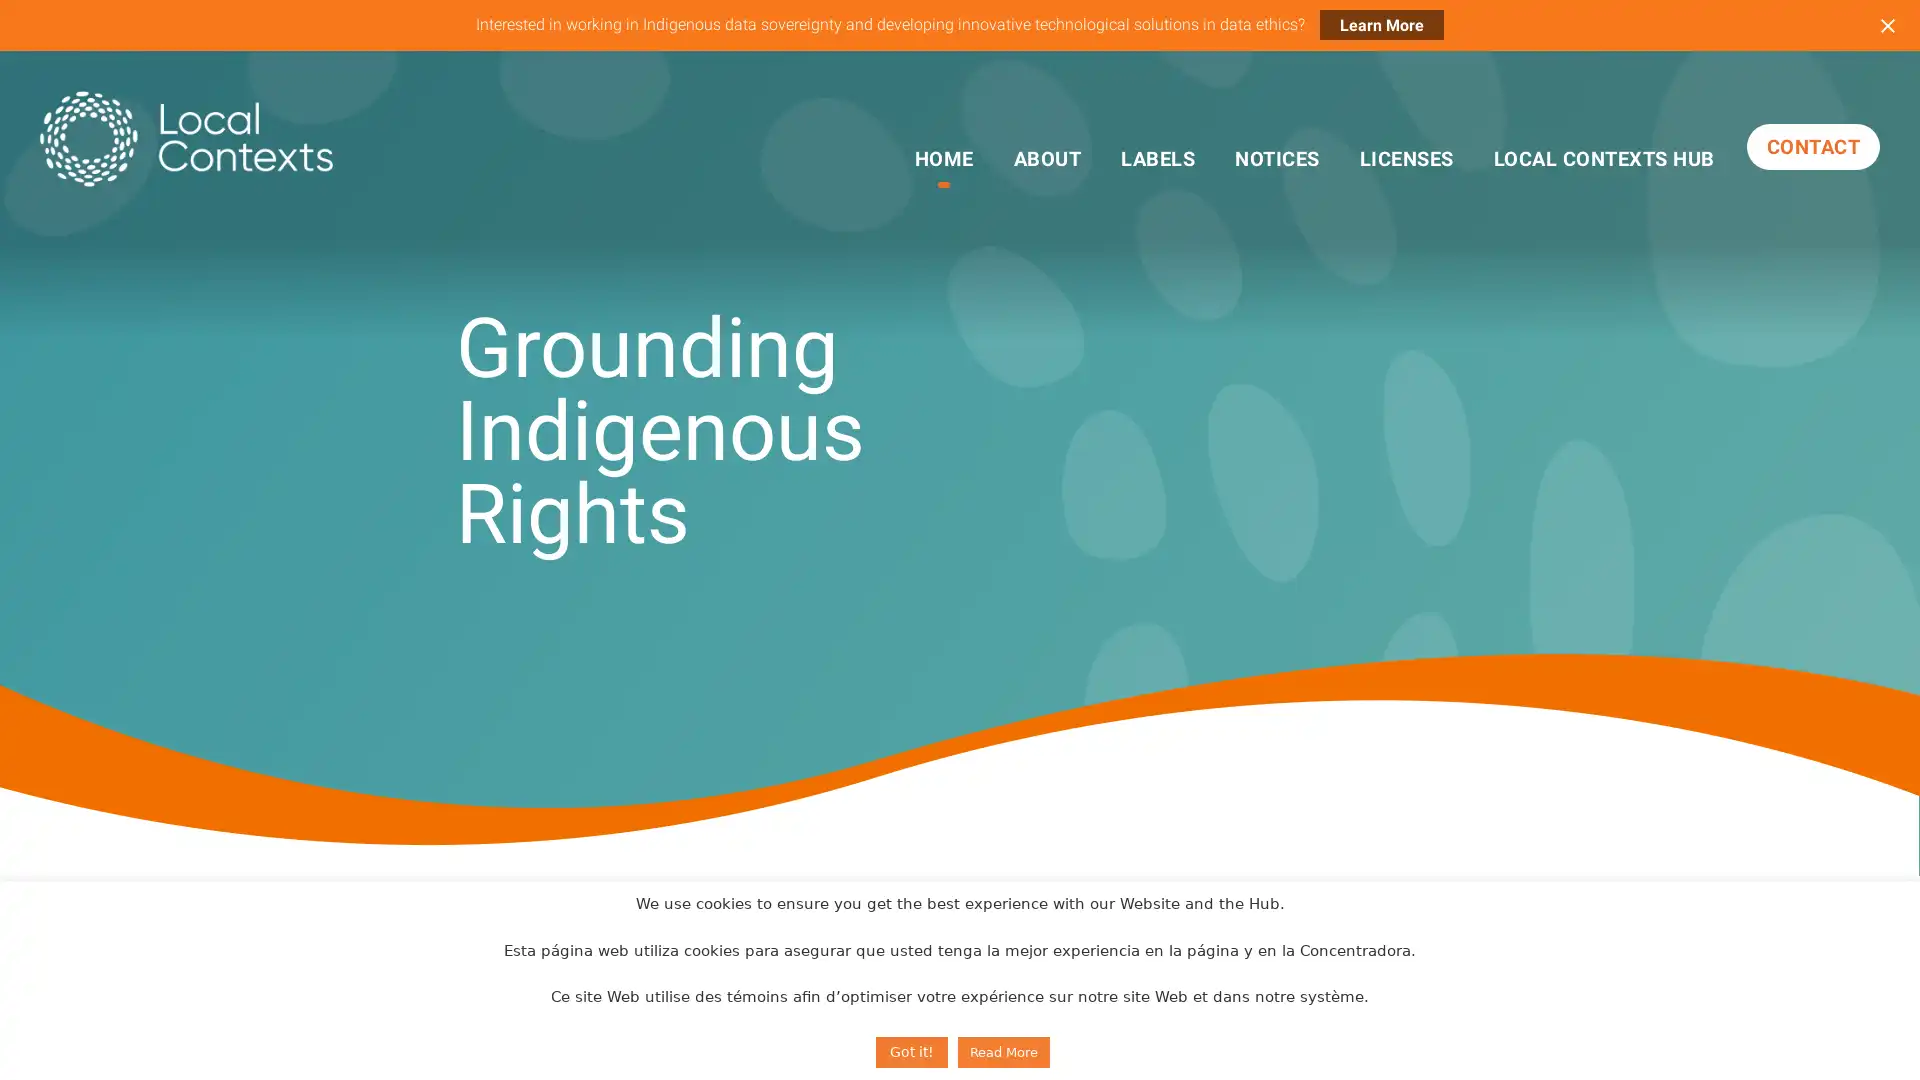 This screenshot has height=1080, width=1920. What do you see at coordinates (910, 1051) in the screenshot?
I see `Got it!` at bounding box center [910, 1051].